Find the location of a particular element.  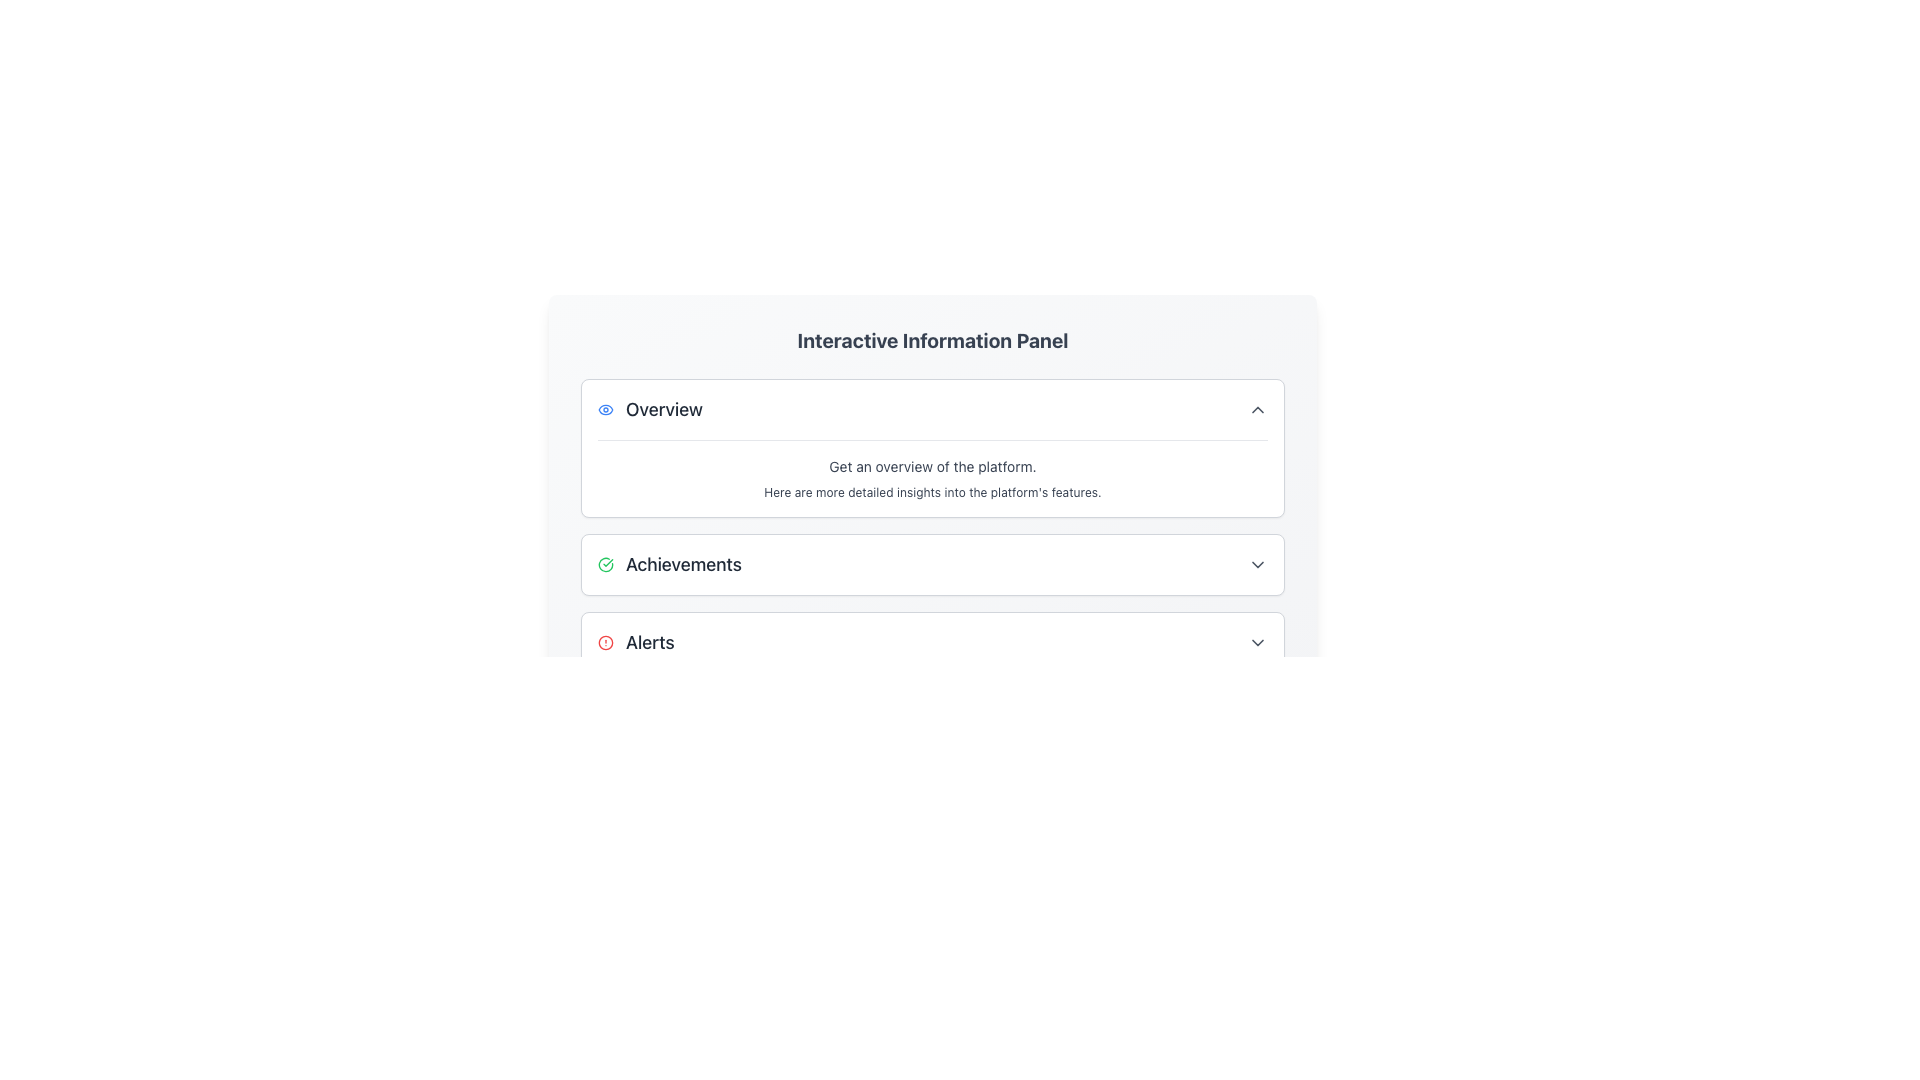

text label that serves as the title for the 'Alerts' section, positioned below 'Overview' and 'Achievements' is located at coordinates (650, 643).